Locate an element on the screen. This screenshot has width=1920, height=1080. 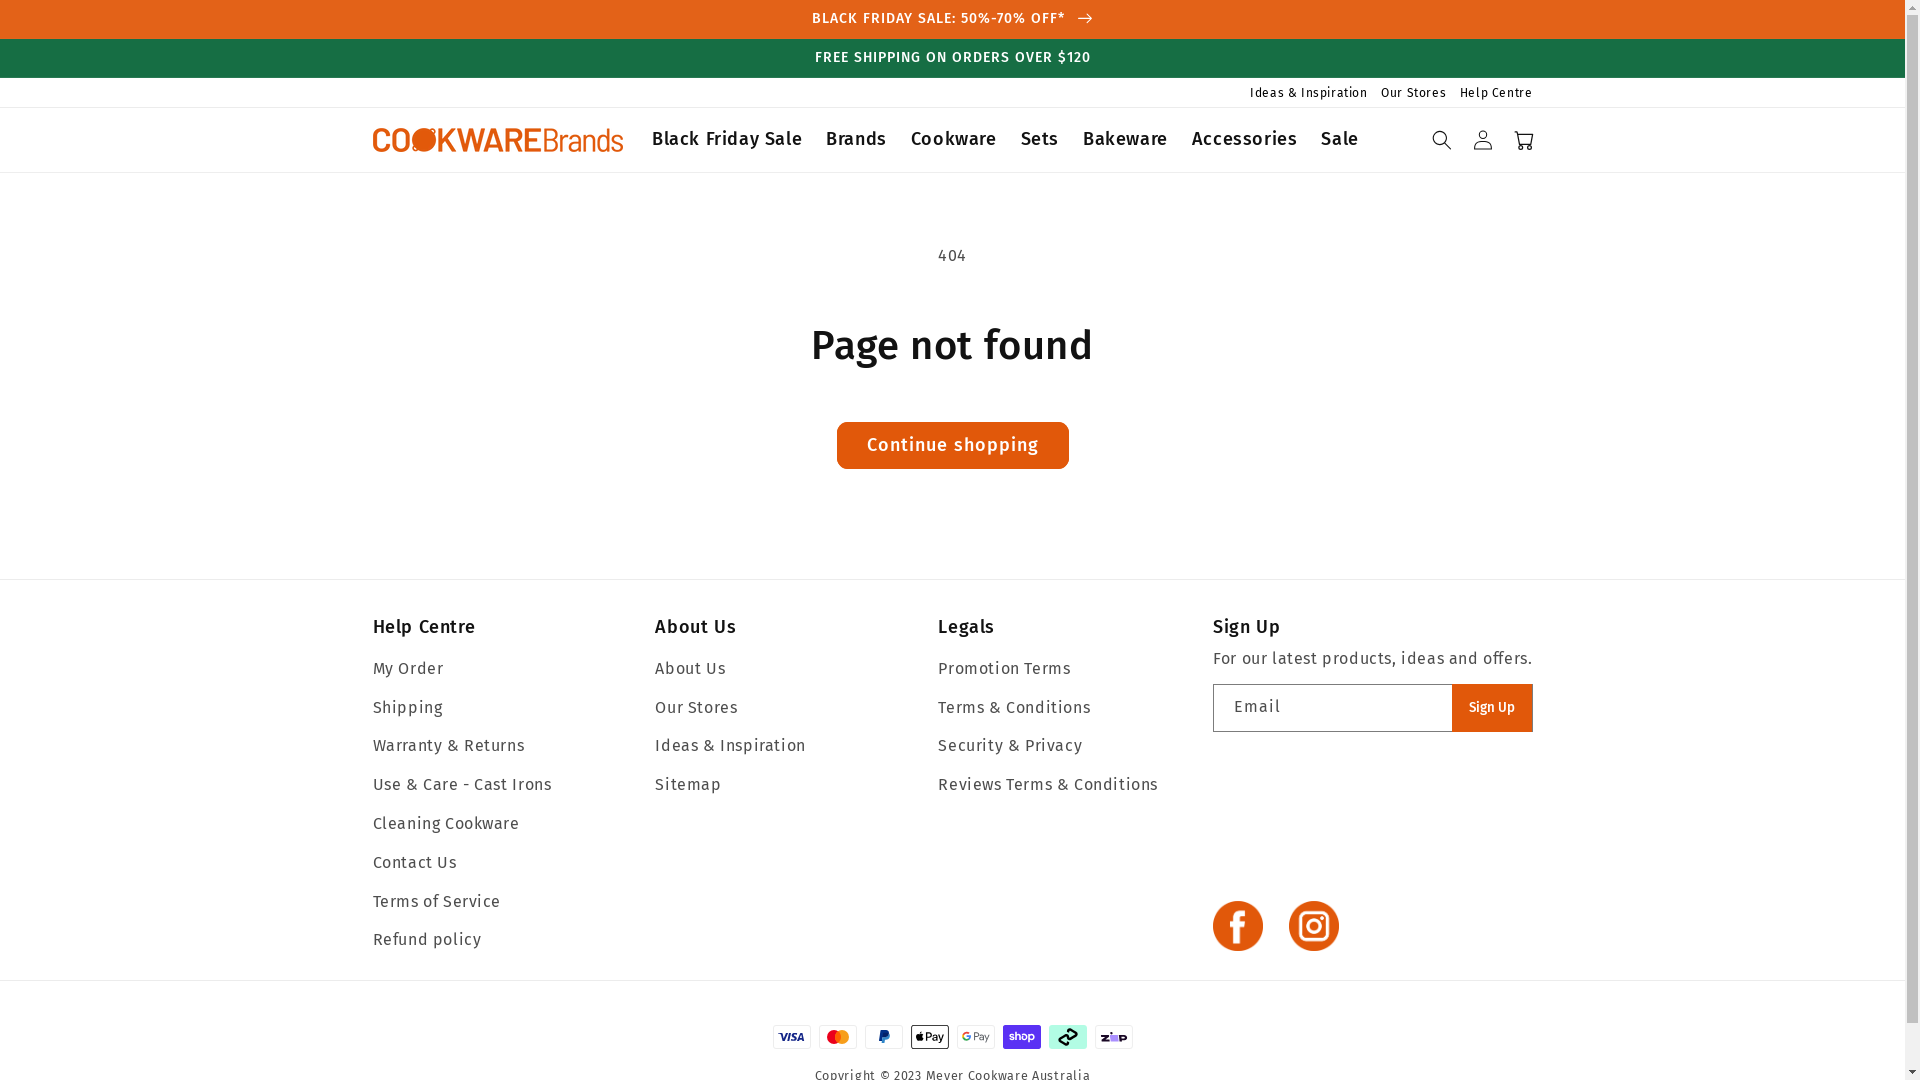
'About Us' is located at coordinates (690, 669).